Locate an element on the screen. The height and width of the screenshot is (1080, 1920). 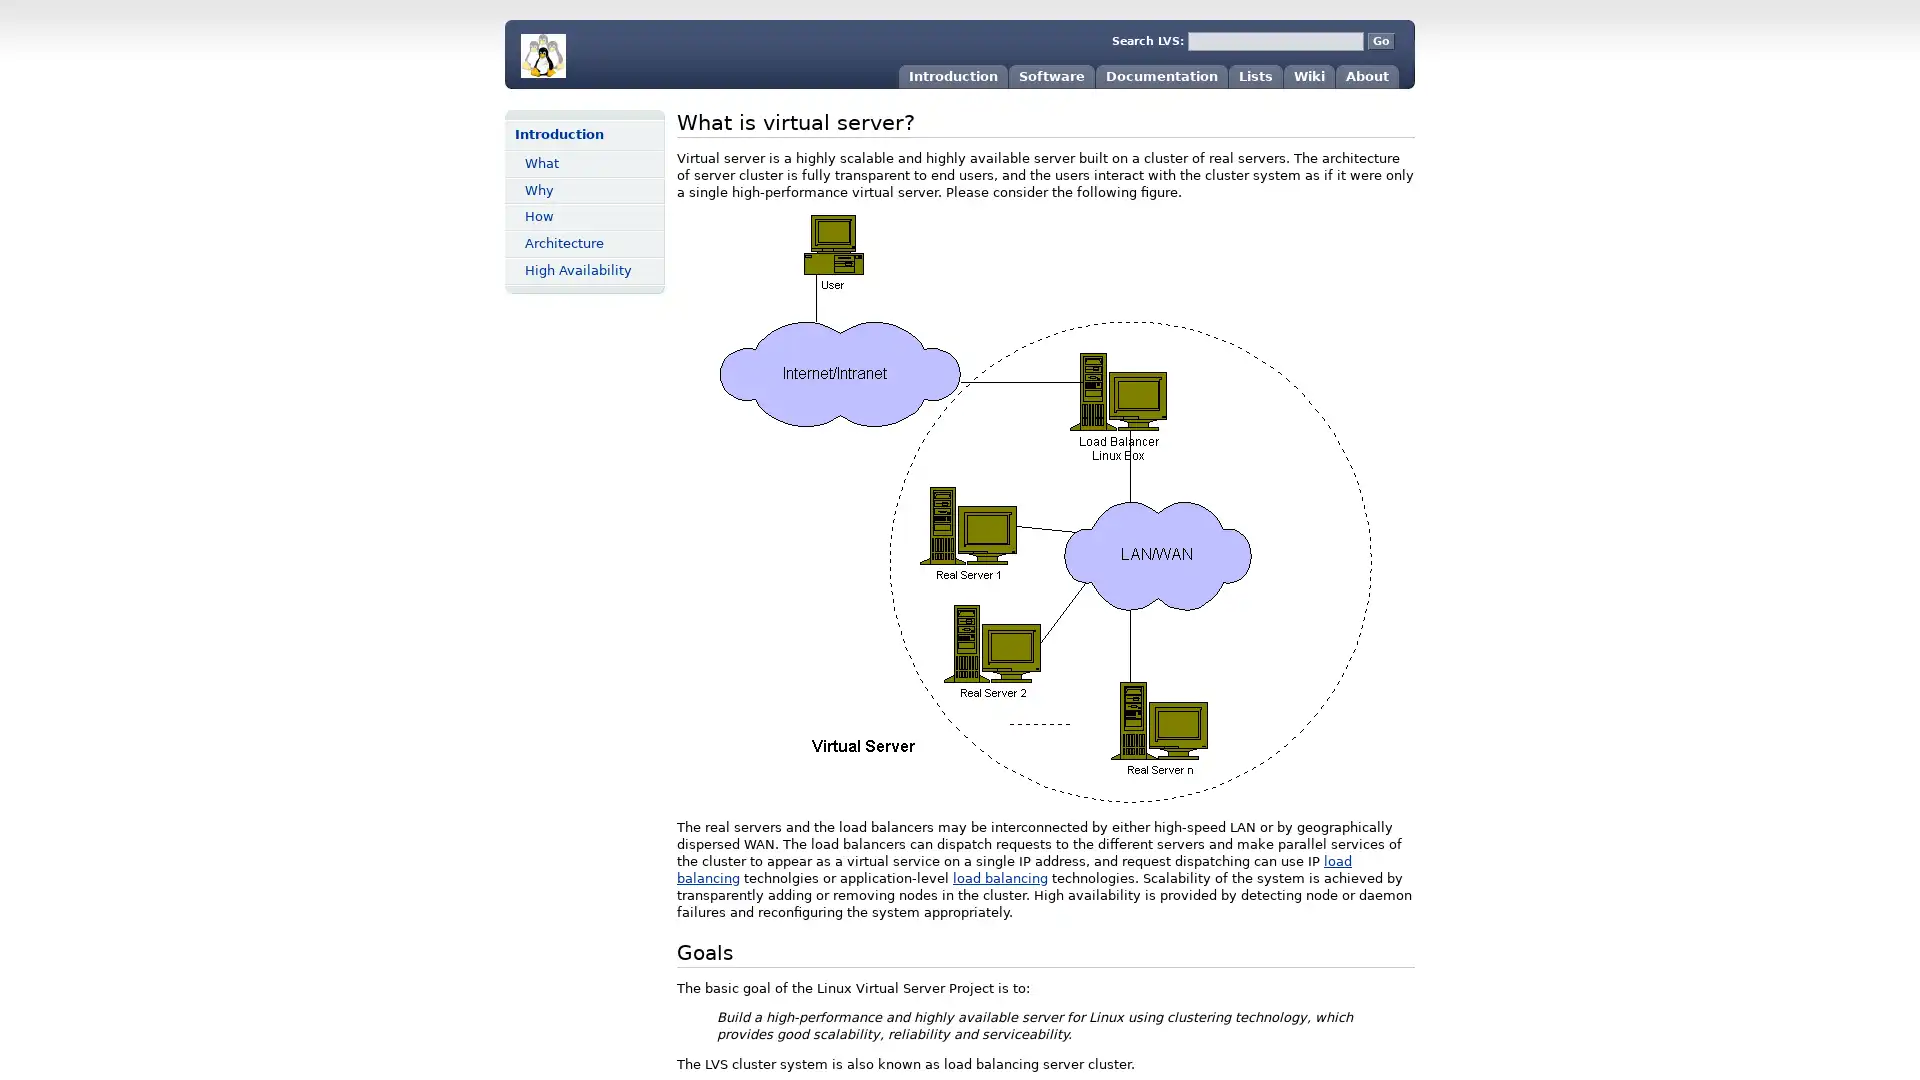
Go is located at coordinates (1380, 41).